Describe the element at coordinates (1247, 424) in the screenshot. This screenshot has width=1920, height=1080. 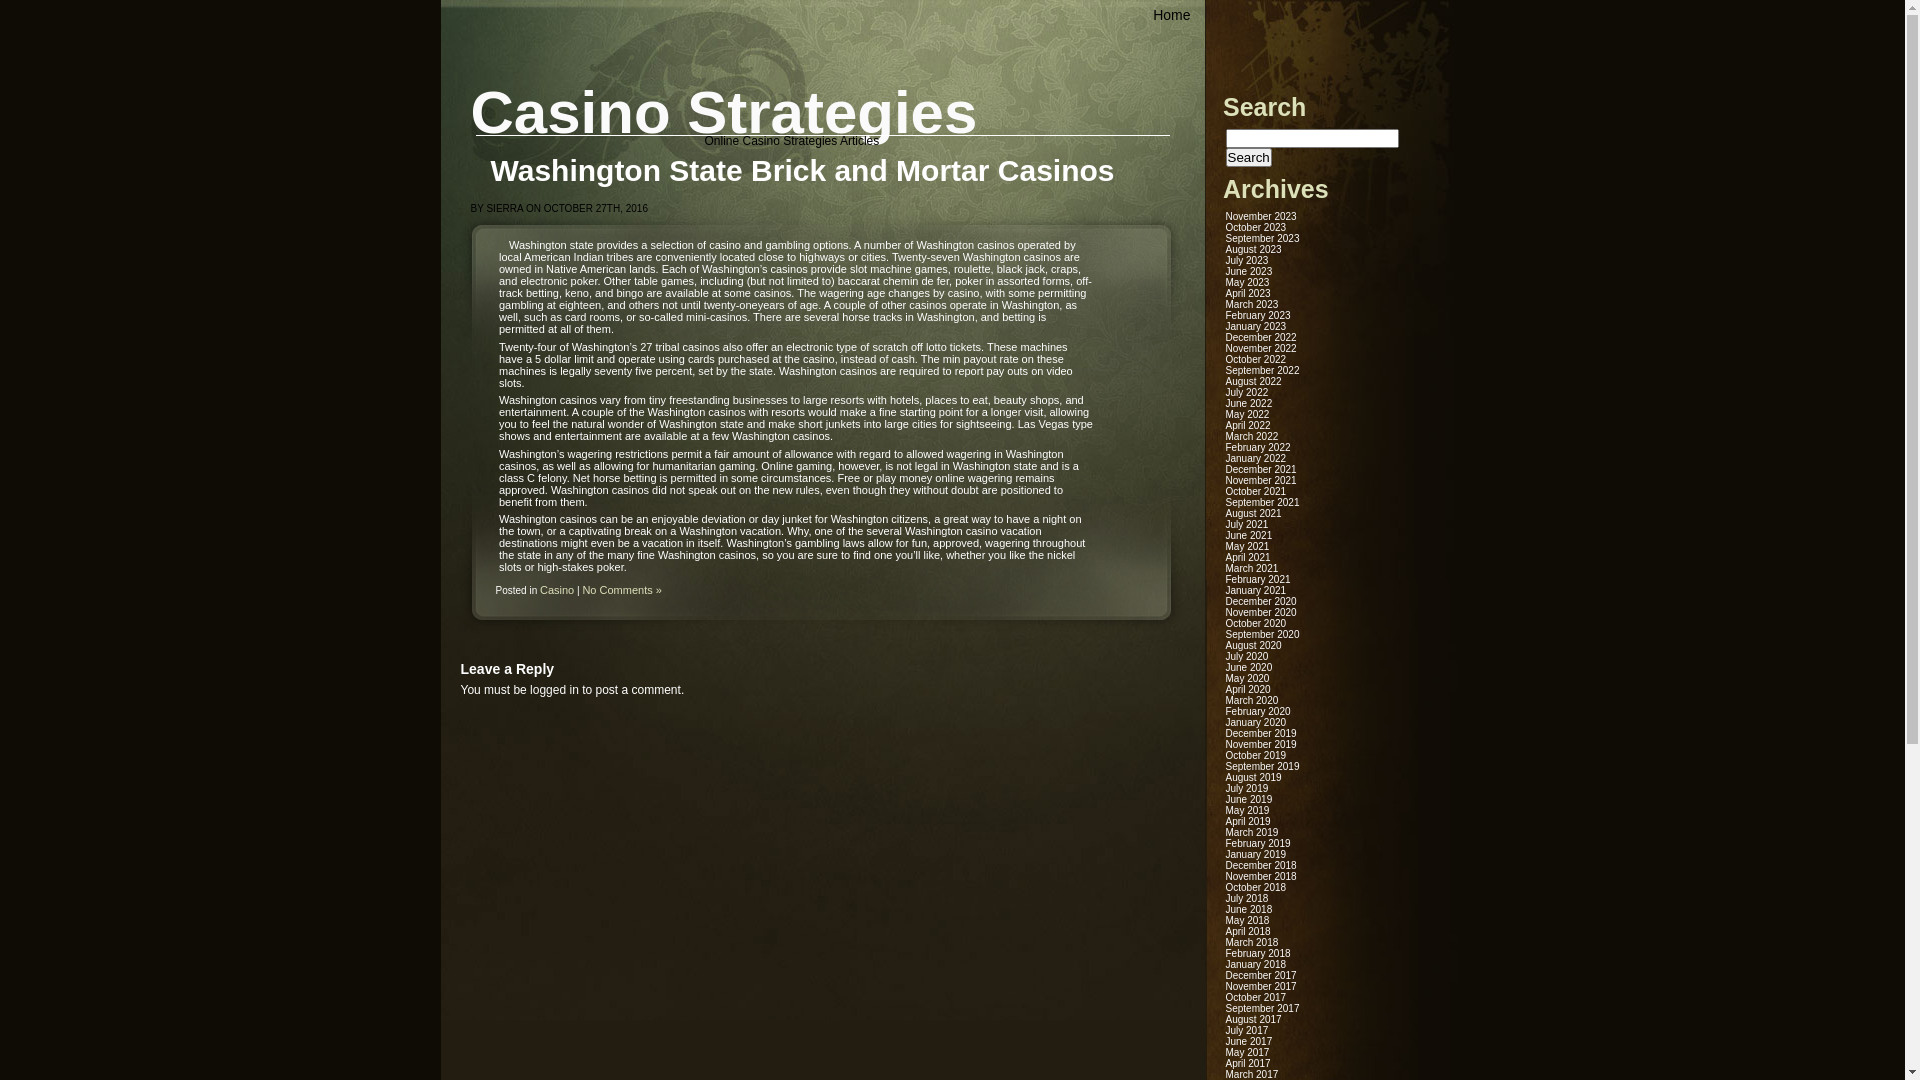
I see `'April 2022'` at that location.